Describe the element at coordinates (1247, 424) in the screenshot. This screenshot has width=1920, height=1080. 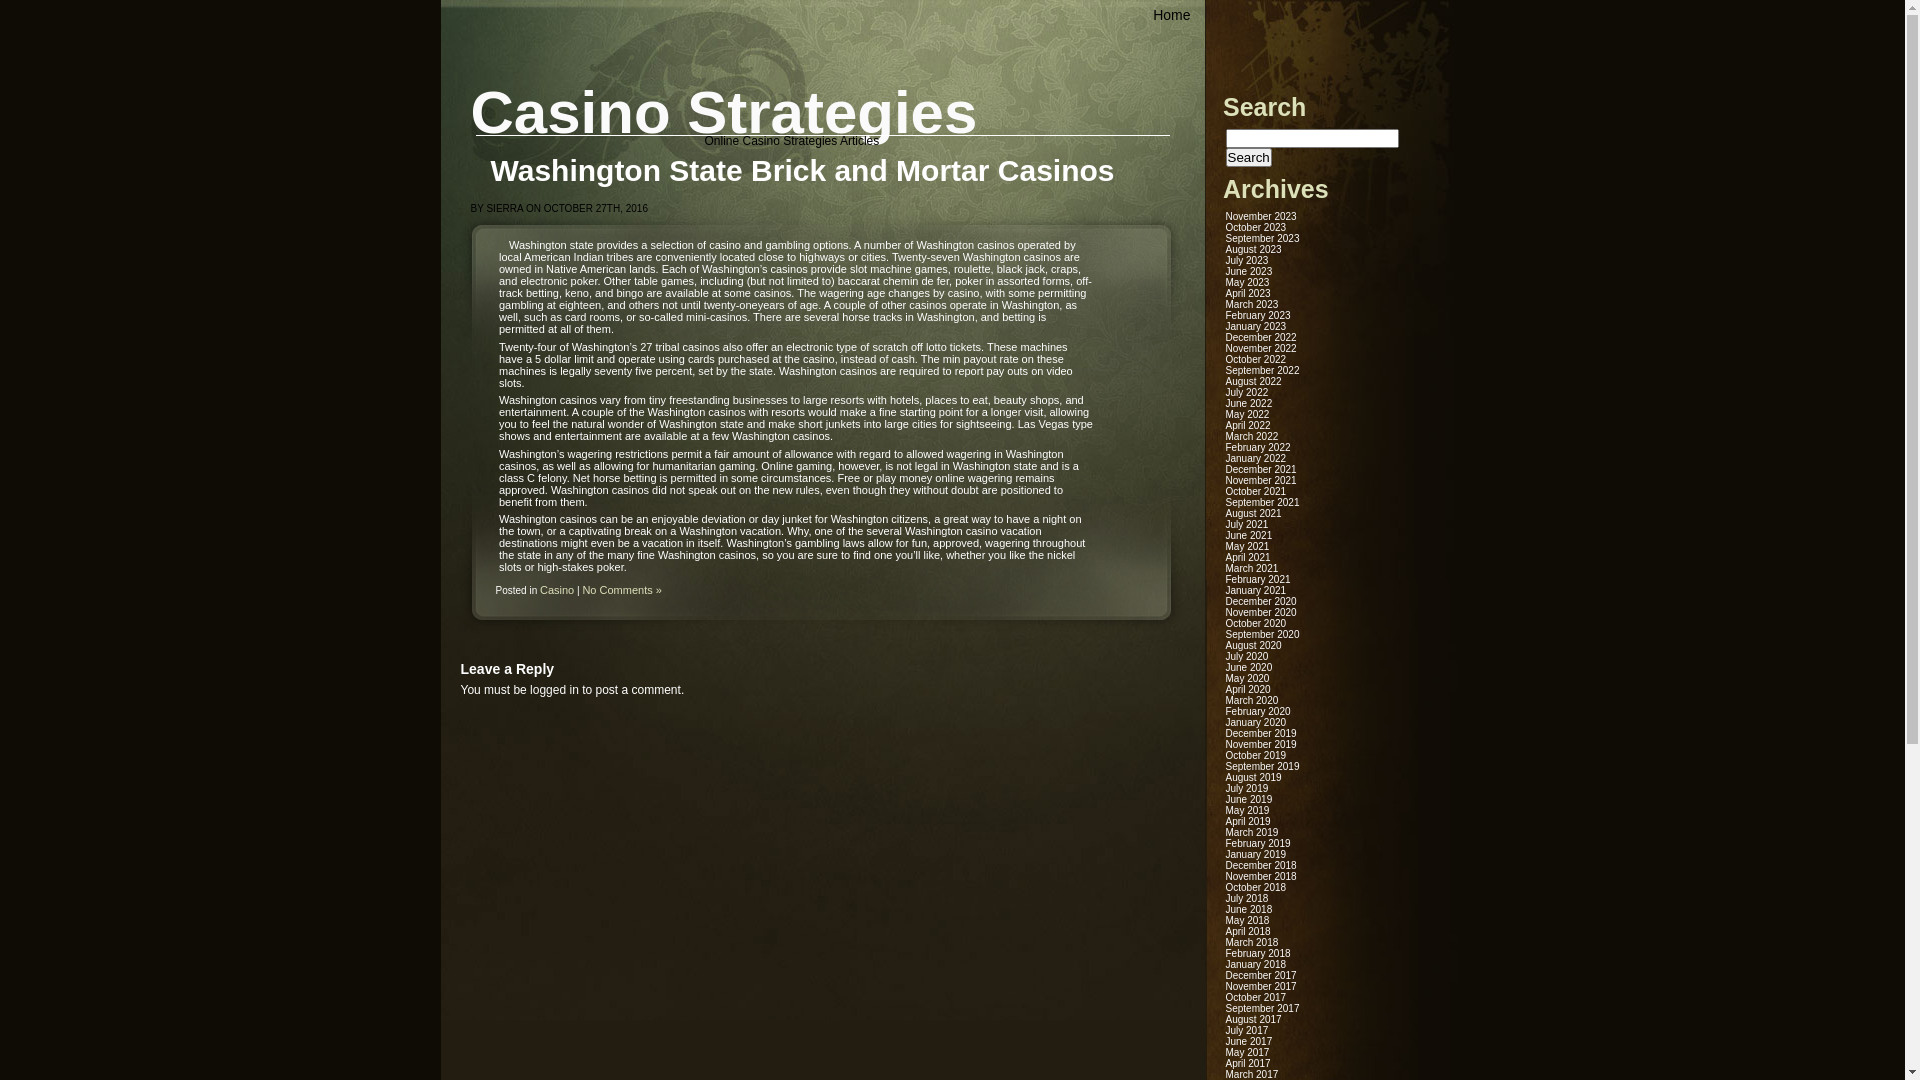
I see `'April 2022'` at that location.